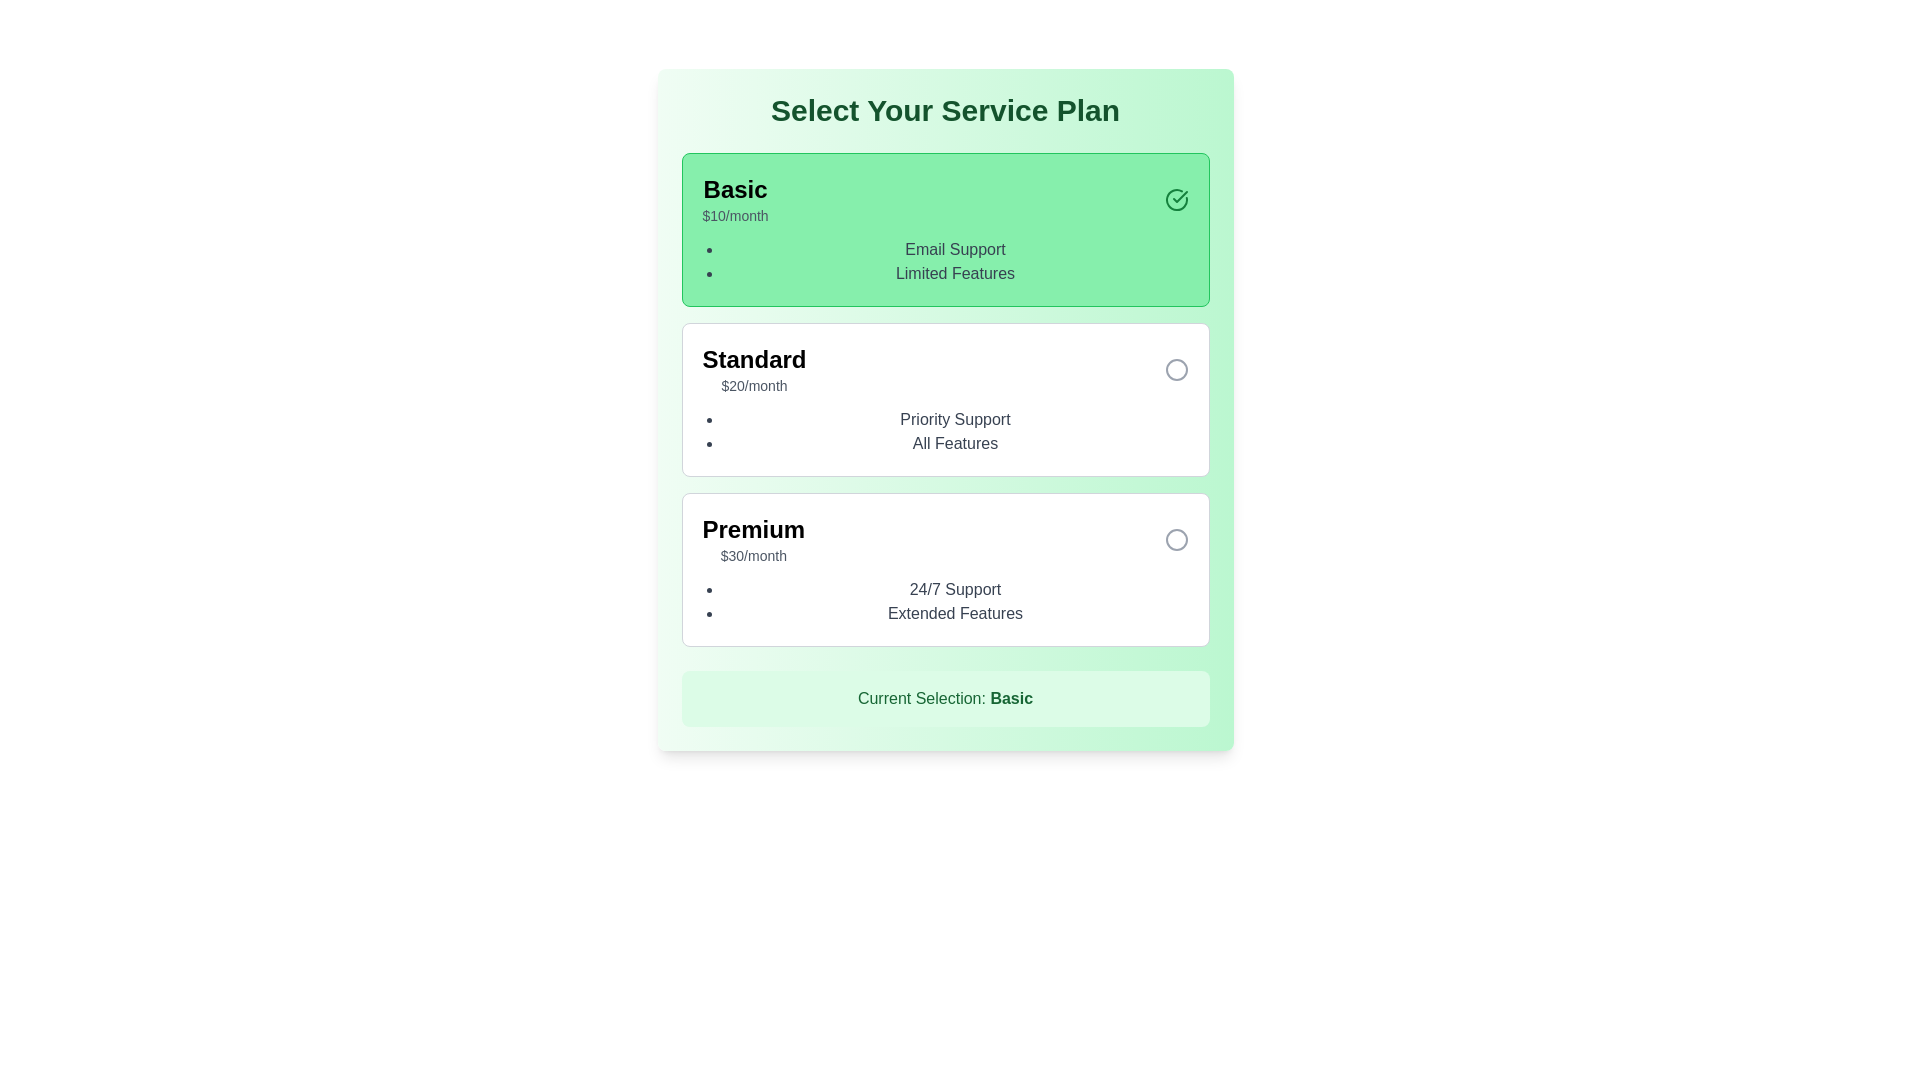 The image size is (1920, 1080). Describe the element at coordinates (944, 431) in the screenshot. I see `the bullet list containing text items that detail the features of the 'Standard' service plan, located below the price '$20/month'` at that location.